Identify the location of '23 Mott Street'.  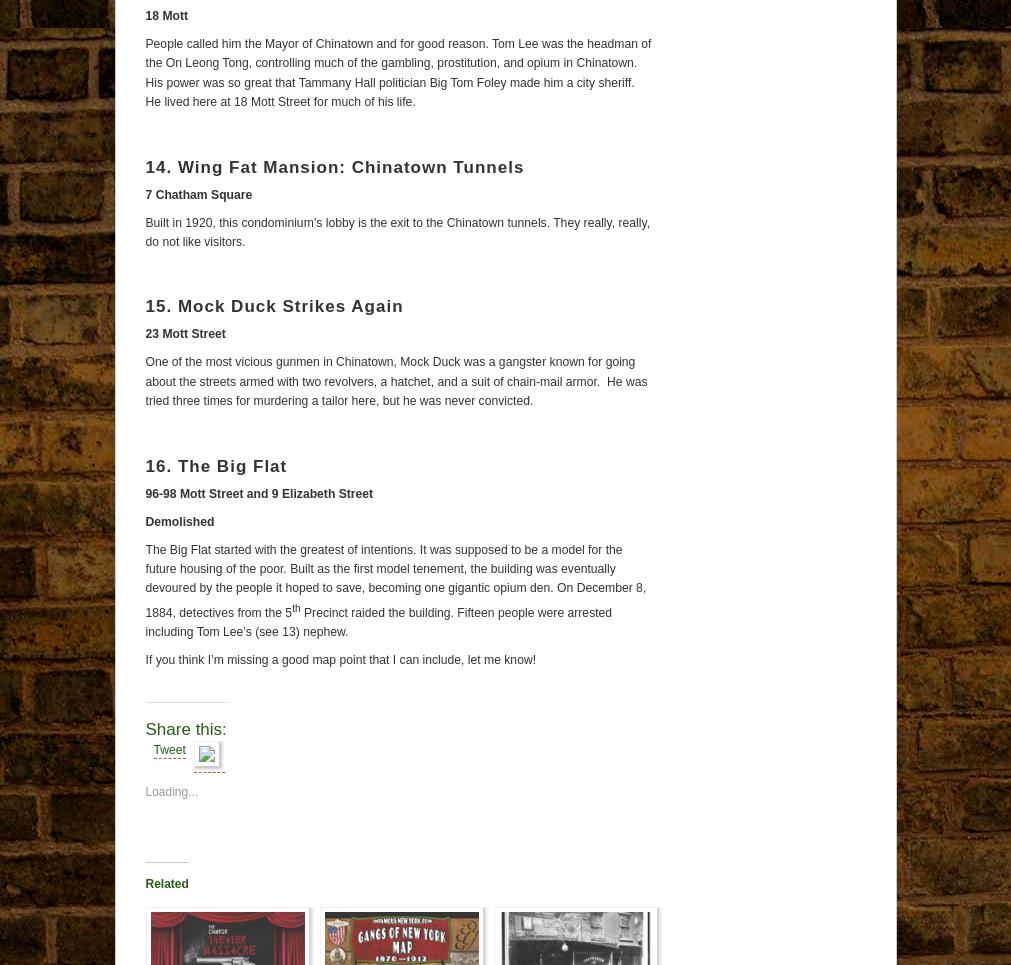
(185, 332).